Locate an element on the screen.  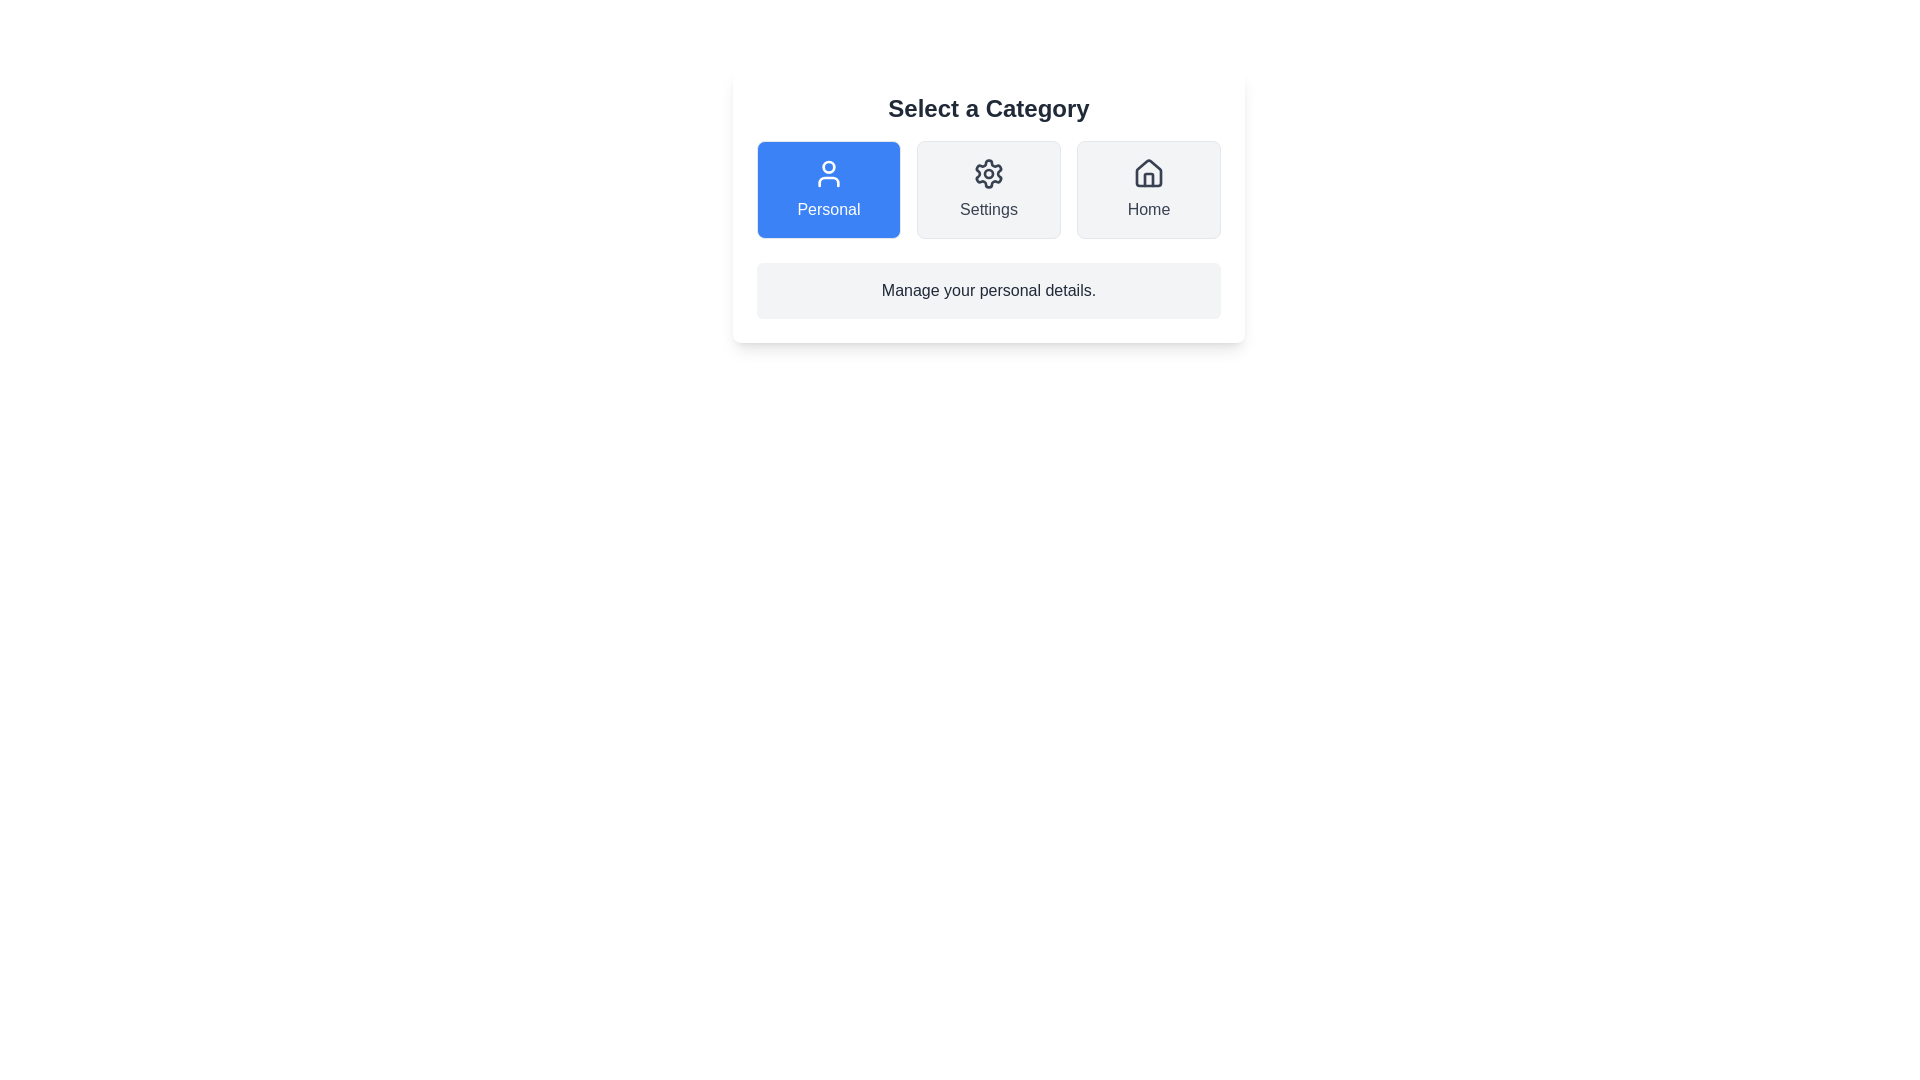
the category description text to select it is located at coordinates (988, 290).